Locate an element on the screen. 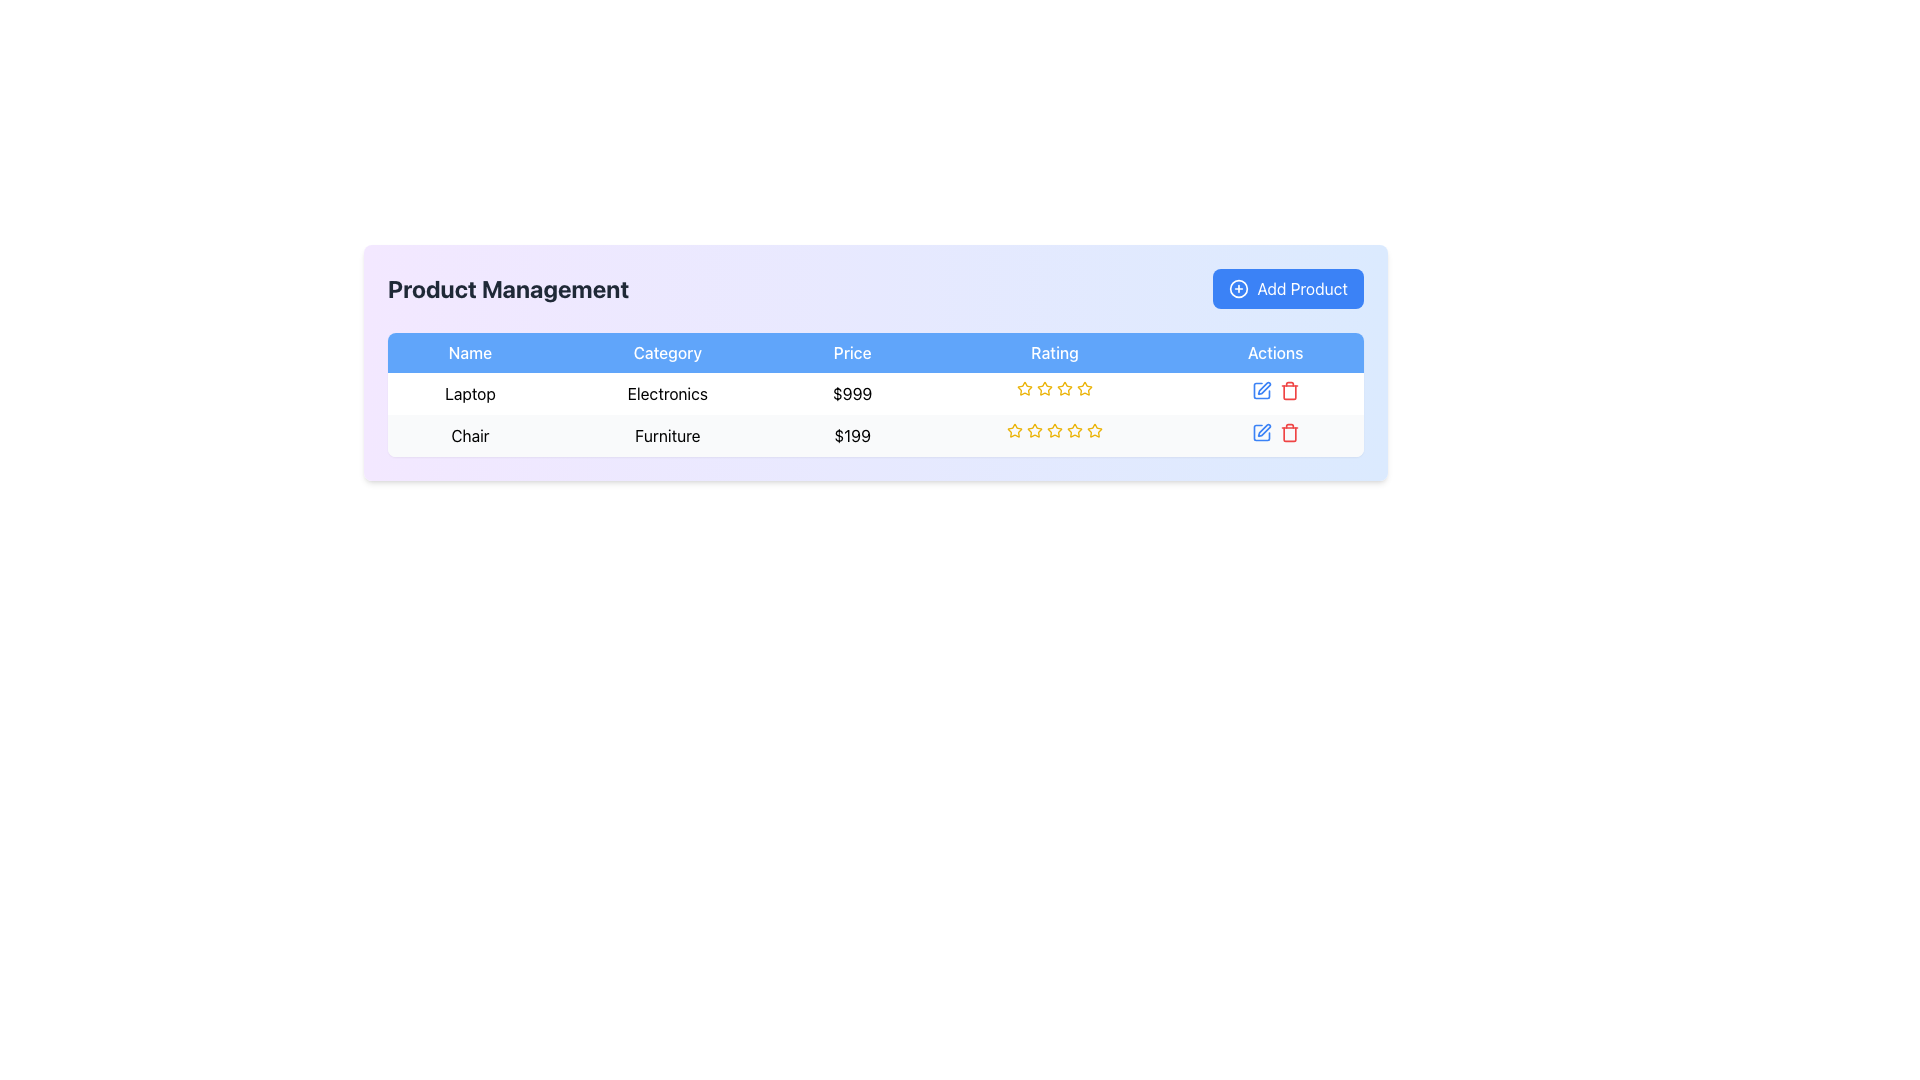  the Icon Button located in the 'Actions' column of the second row in the table that allows users to interact with the row is located at coordinates (1260, 431).